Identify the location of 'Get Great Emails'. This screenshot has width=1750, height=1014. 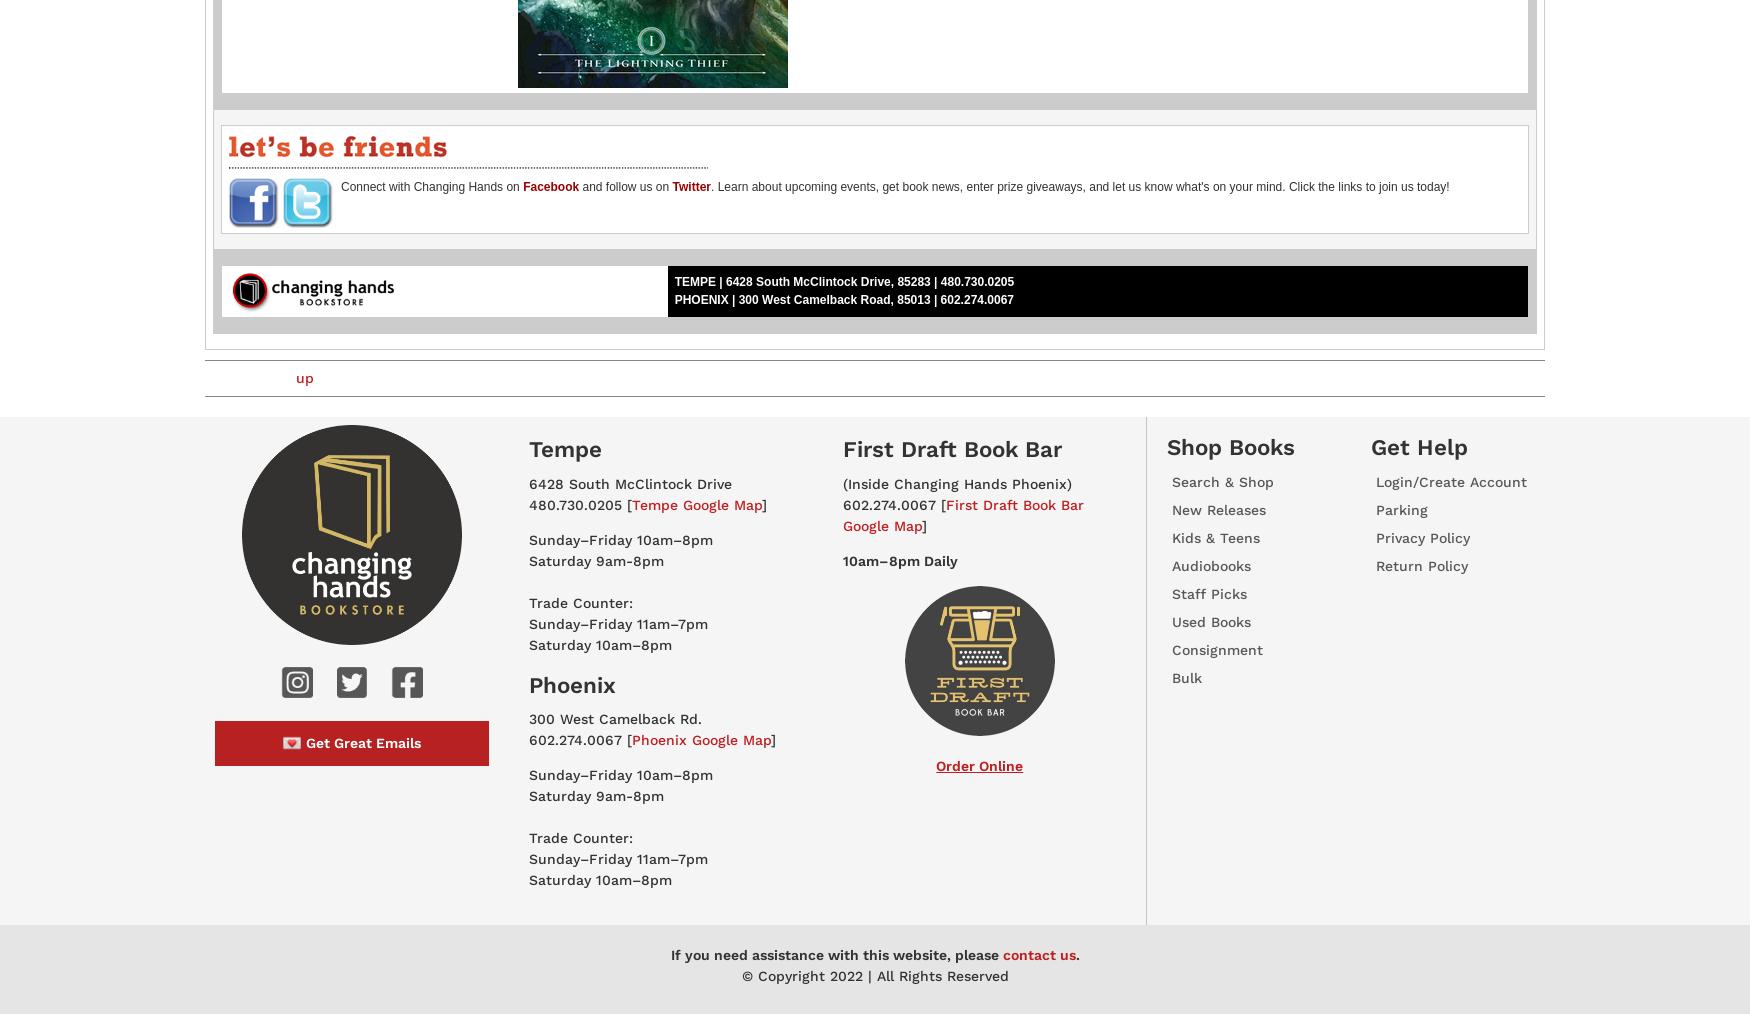
(362, 741).